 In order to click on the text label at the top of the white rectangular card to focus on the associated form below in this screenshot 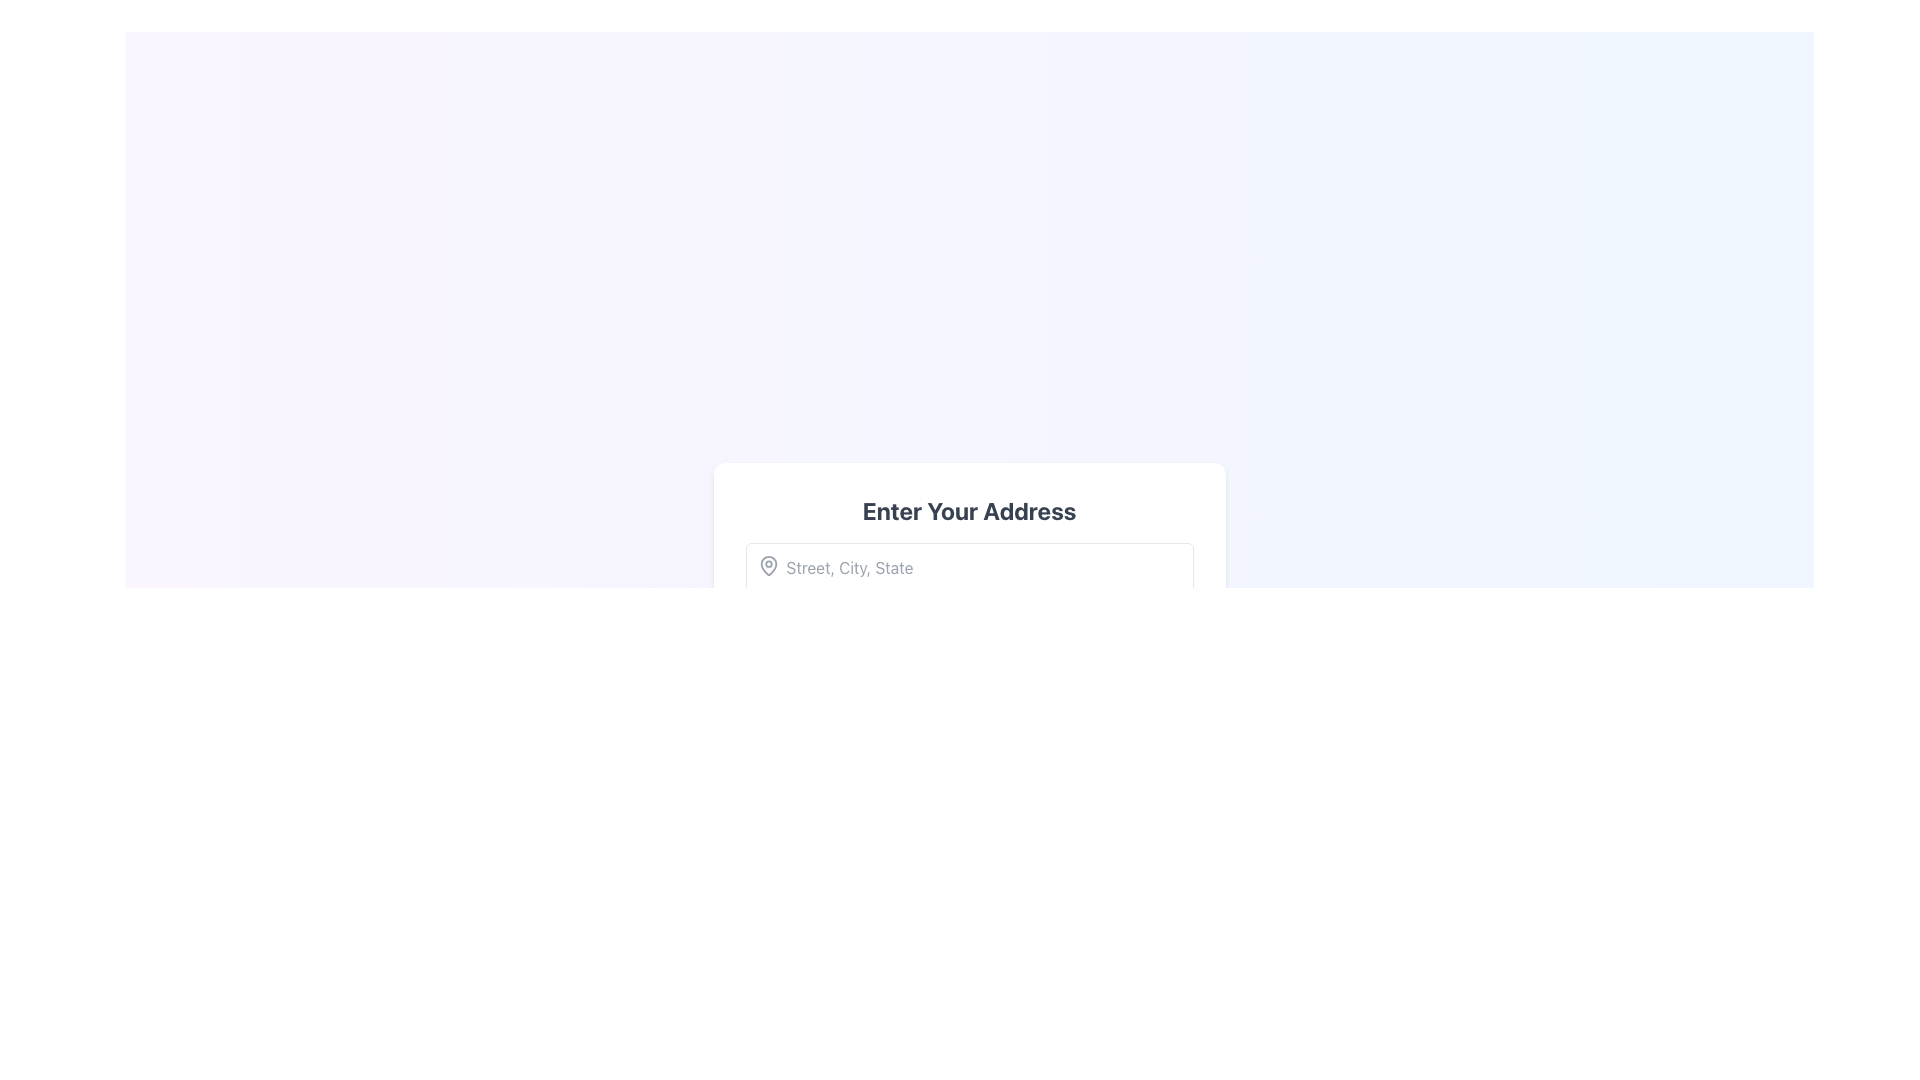, I will do `click(969, 509)`.